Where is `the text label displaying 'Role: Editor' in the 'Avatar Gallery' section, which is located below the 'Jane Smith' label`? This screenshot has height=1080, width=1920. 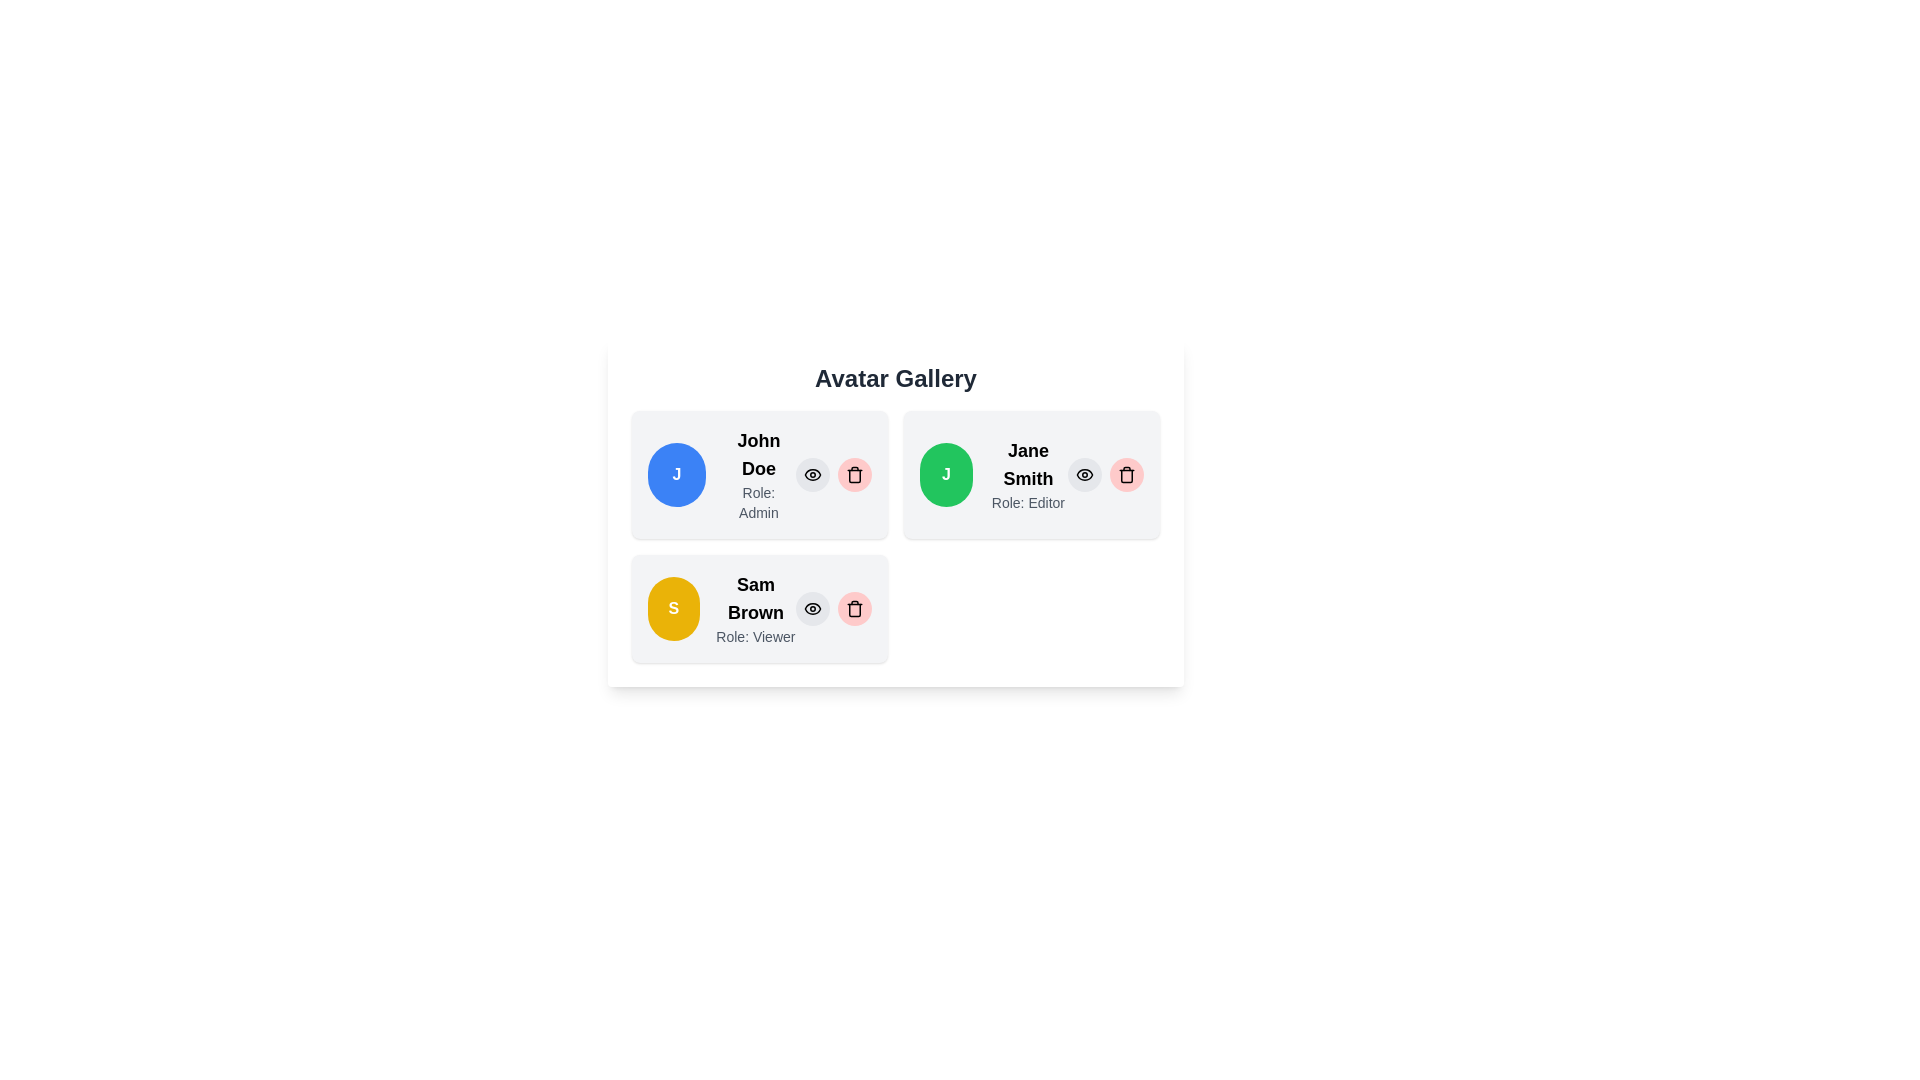
the text label displaying 'Role: Editor' in the 'Avatar Gallery' section, which is located below the 'Jane Smith' label is located at coordinates (1028, 501).